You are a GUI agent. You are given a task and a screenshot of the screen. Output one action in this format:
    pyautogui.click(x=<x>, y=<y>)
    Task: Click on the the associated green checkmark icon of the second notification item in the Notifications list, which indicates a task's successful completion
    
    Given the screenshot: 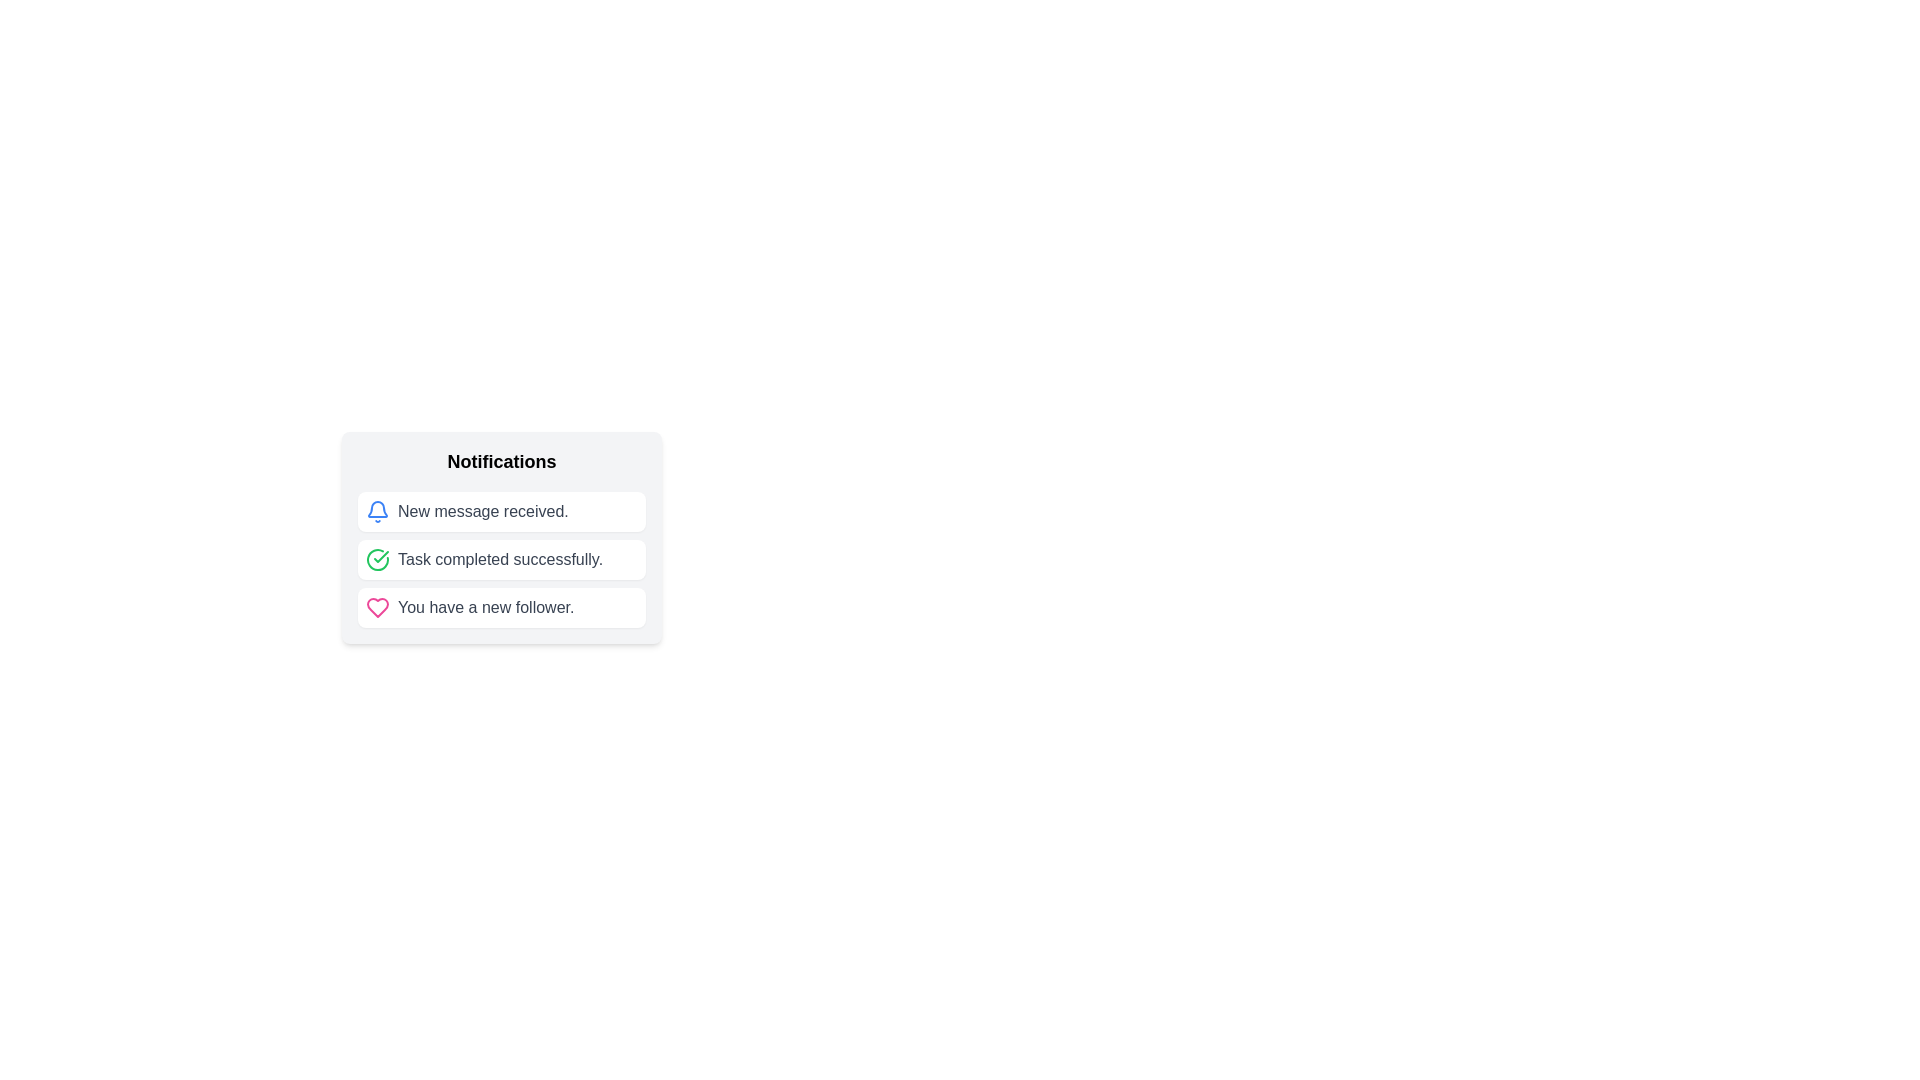 What is the action you would take?
    pyautogui.click(x=502, y=559)
    